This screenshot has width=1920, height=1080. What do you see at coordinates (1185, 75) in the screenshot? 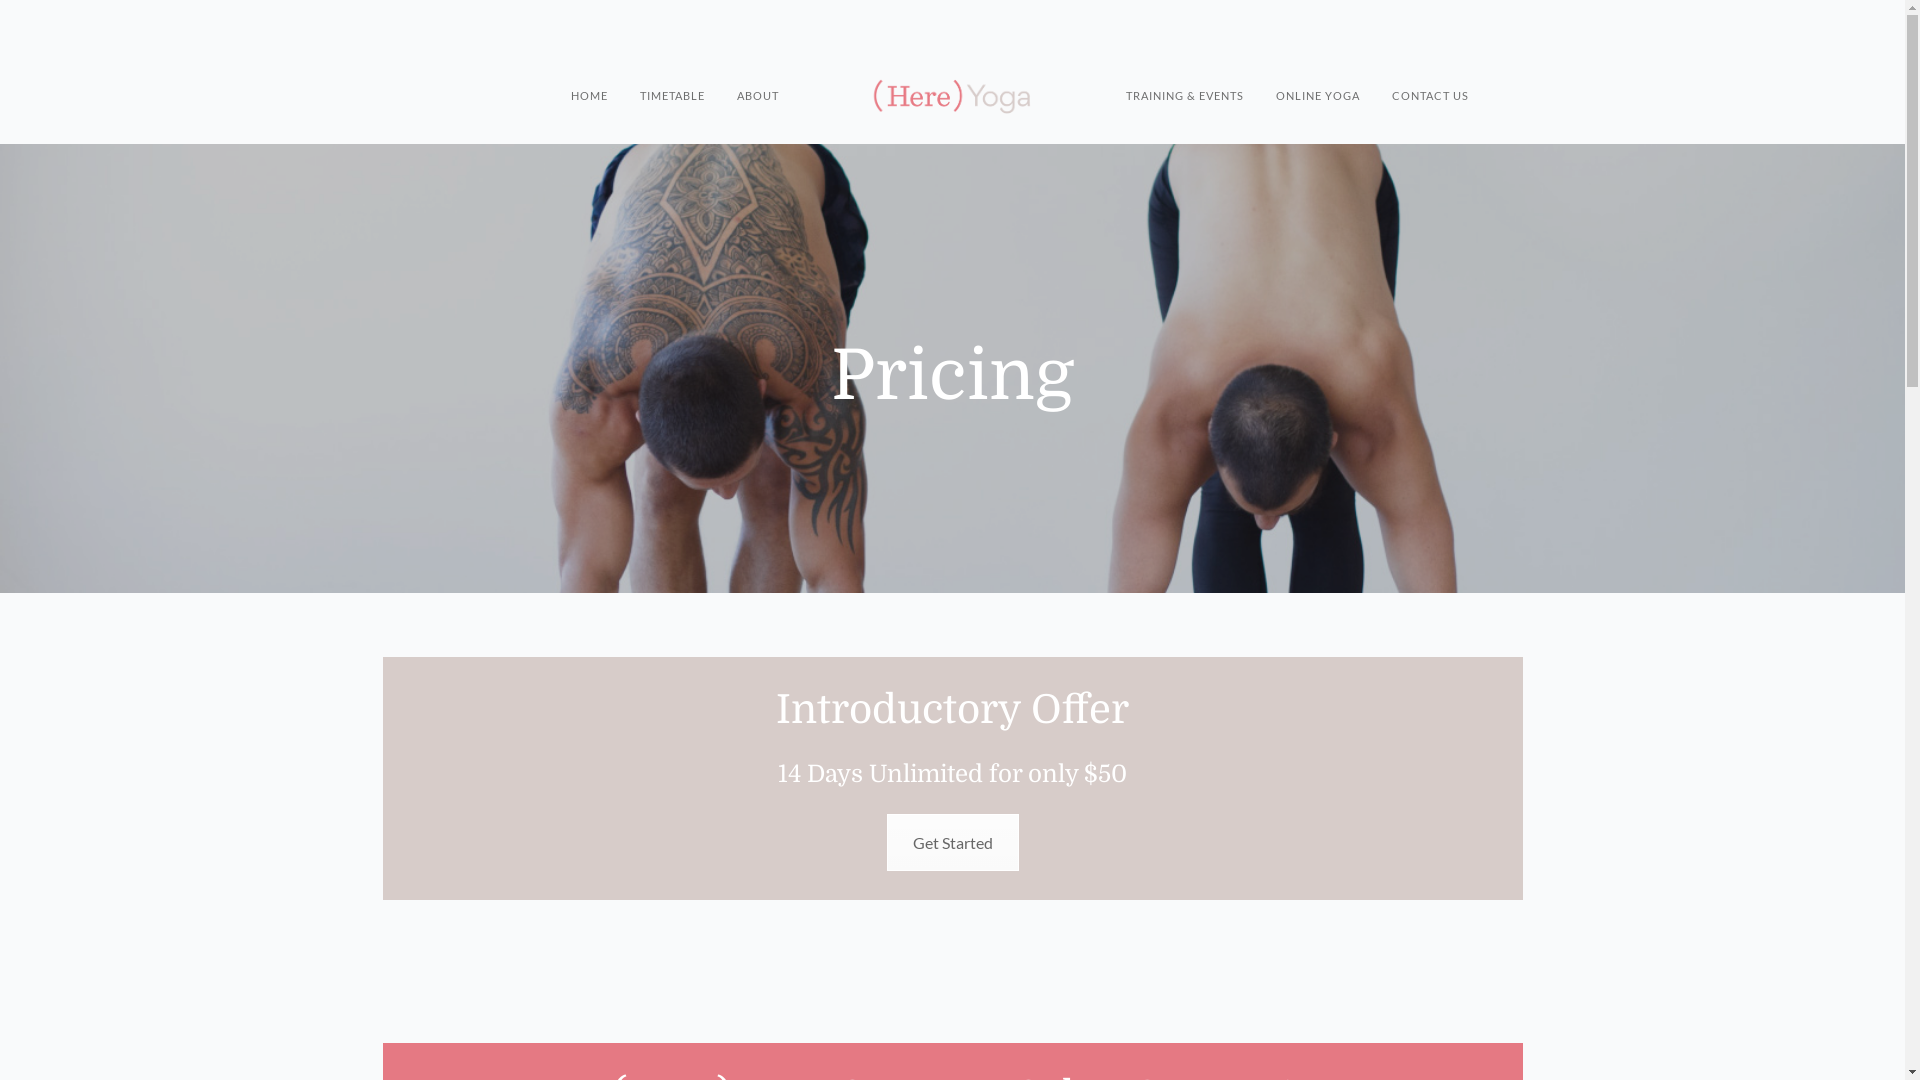
I see `'TRAINING & EVENTS'` at bounding box center [1185, 75].